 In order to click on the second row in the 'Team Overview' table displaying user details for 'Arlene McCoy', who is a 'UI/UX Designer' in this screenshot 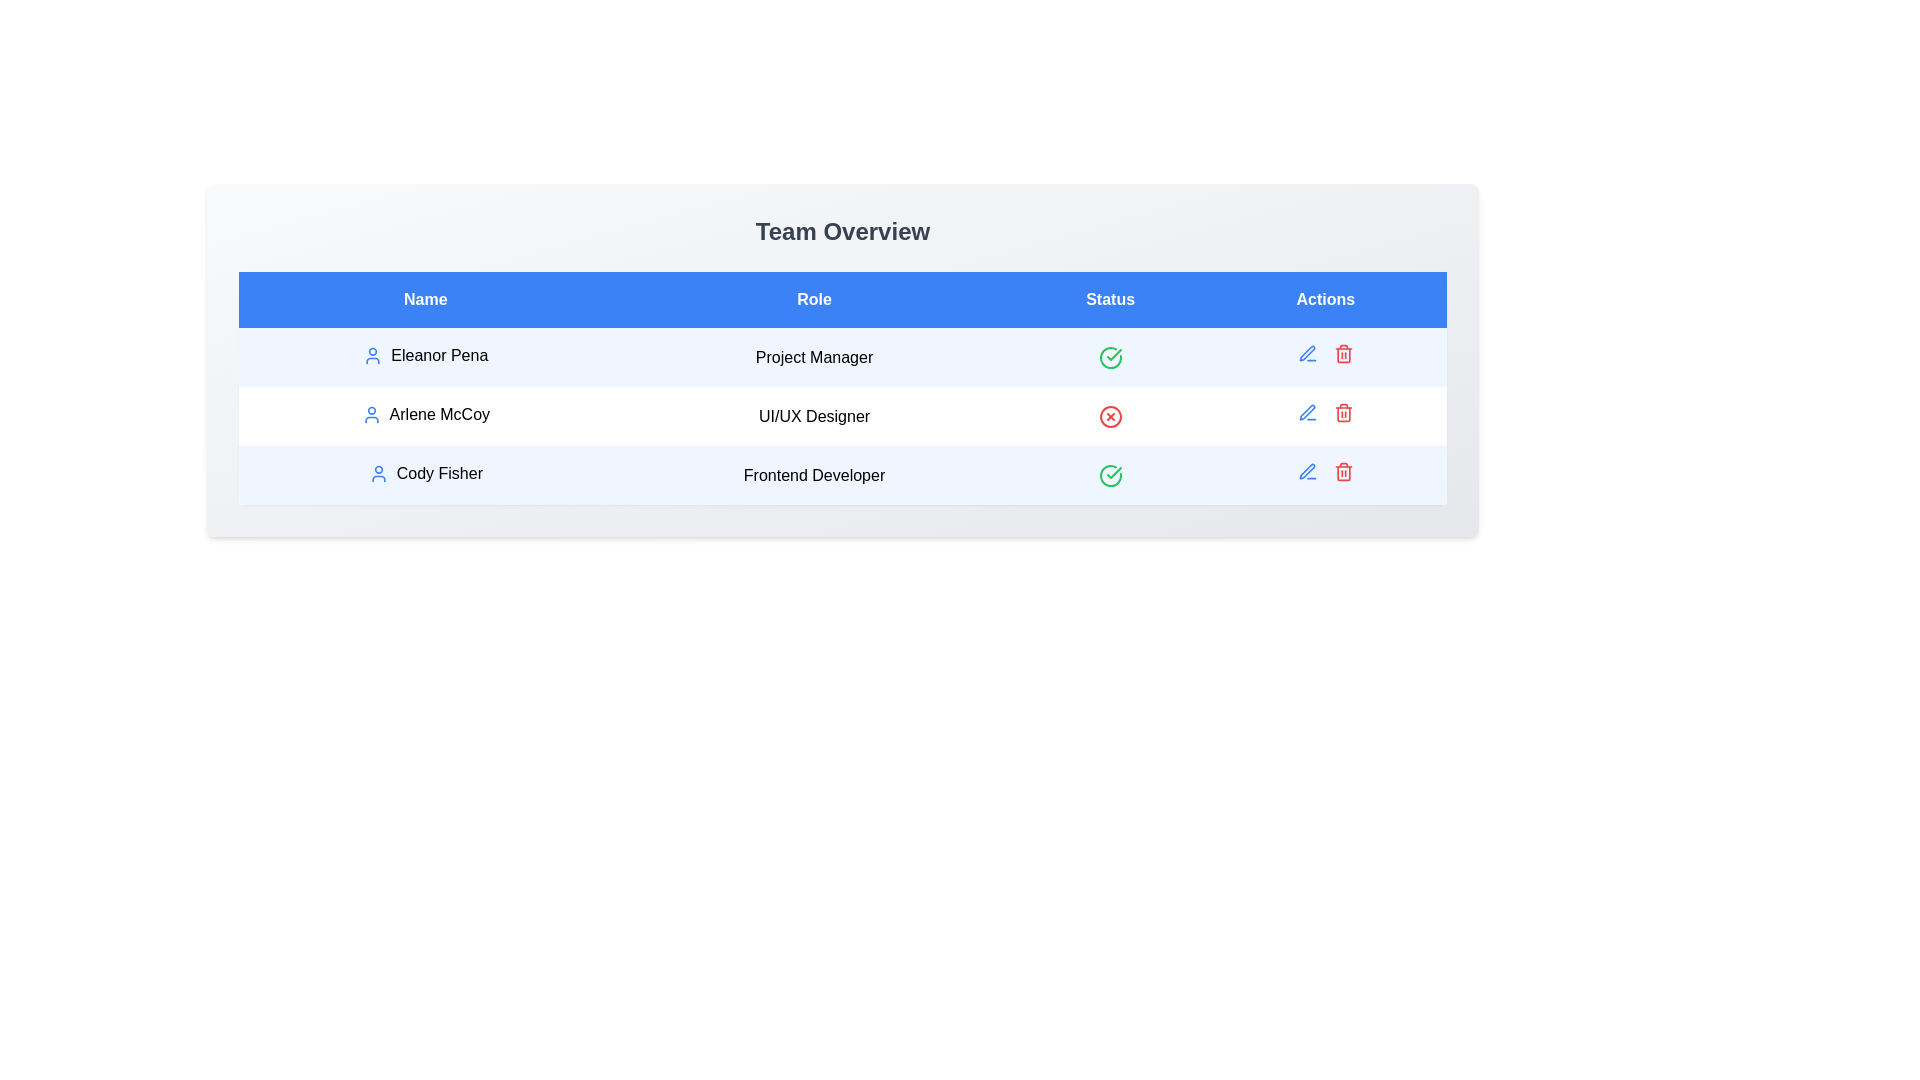, I will do `click(843, 415)`.